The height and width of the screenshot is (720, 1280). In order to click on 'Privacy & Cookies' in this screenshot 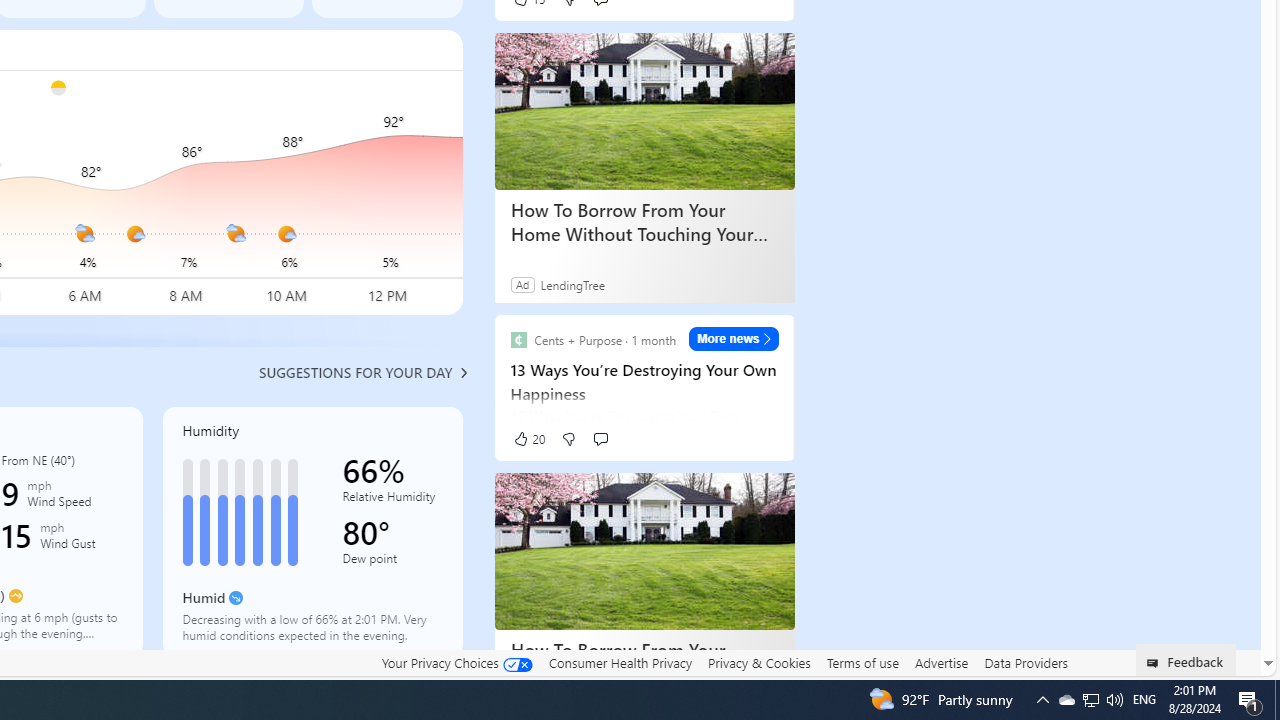, I will do `click(758, 662)`.